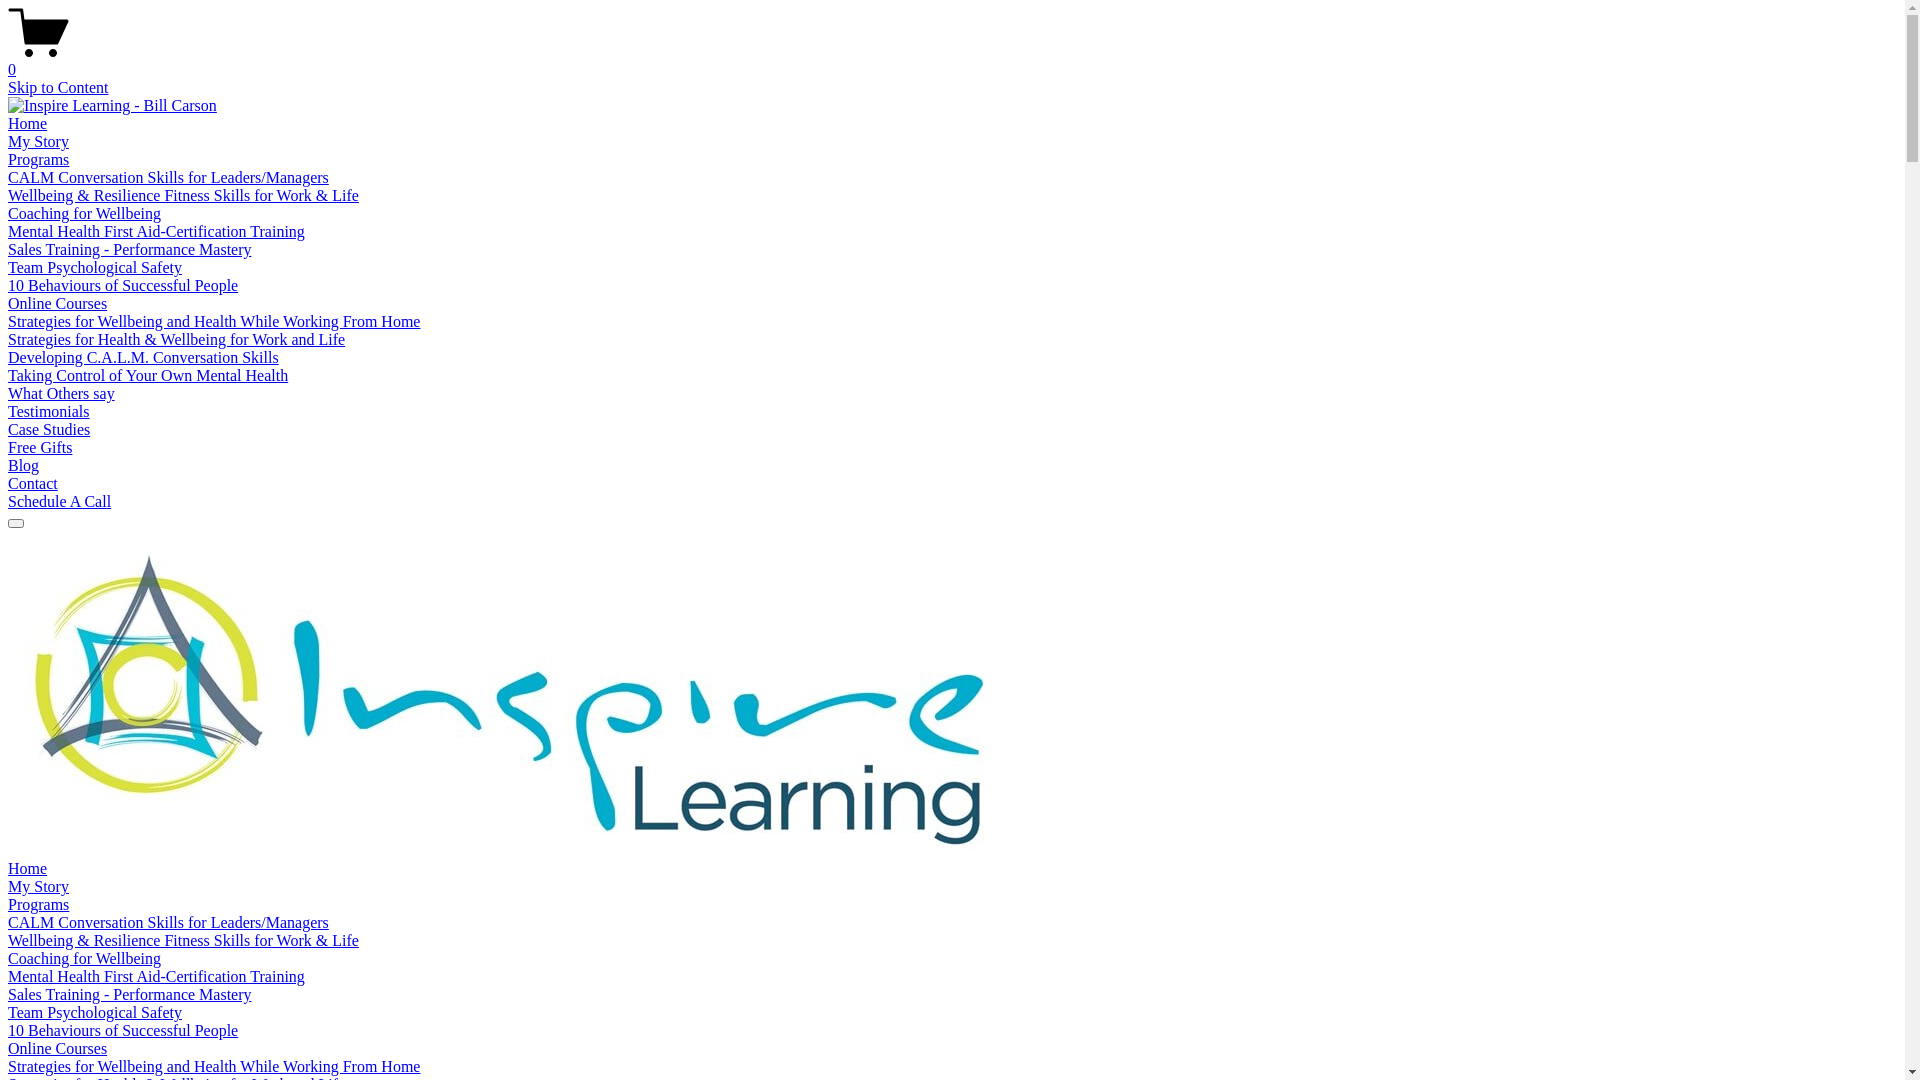 The height and width of the screenshot is (1080, 1920). What do you see at coordinates (8, 867) in the screenshot?
I see `'Home'` at bounding box center [8, 867].